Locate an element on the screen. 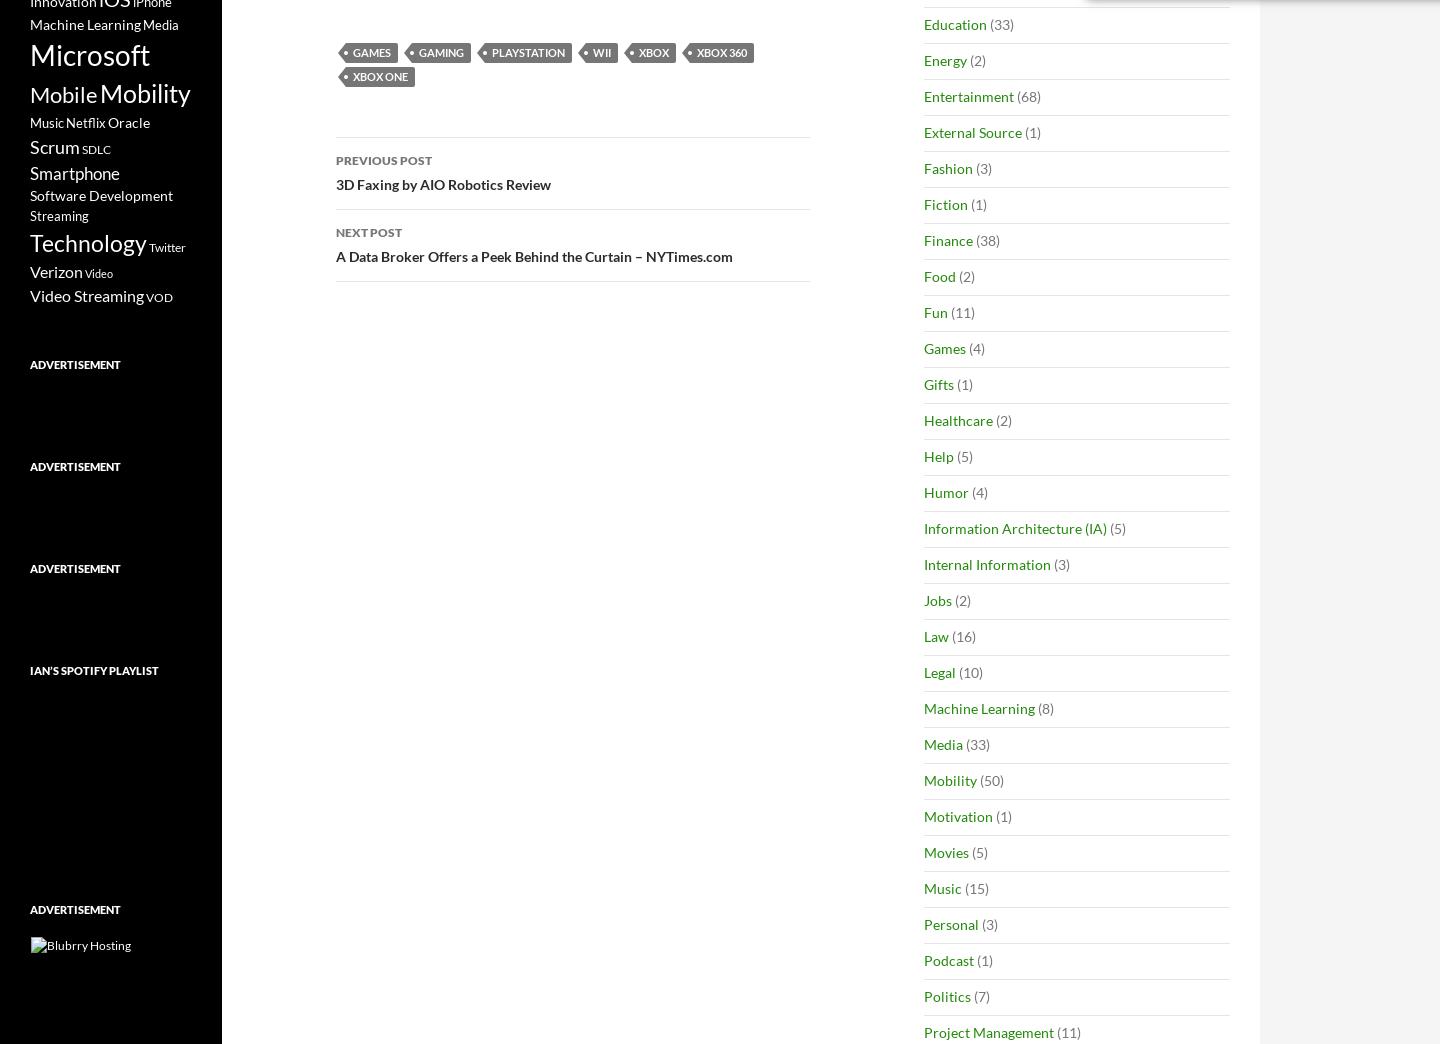  'Personal' is located at coordinates (924, 923).